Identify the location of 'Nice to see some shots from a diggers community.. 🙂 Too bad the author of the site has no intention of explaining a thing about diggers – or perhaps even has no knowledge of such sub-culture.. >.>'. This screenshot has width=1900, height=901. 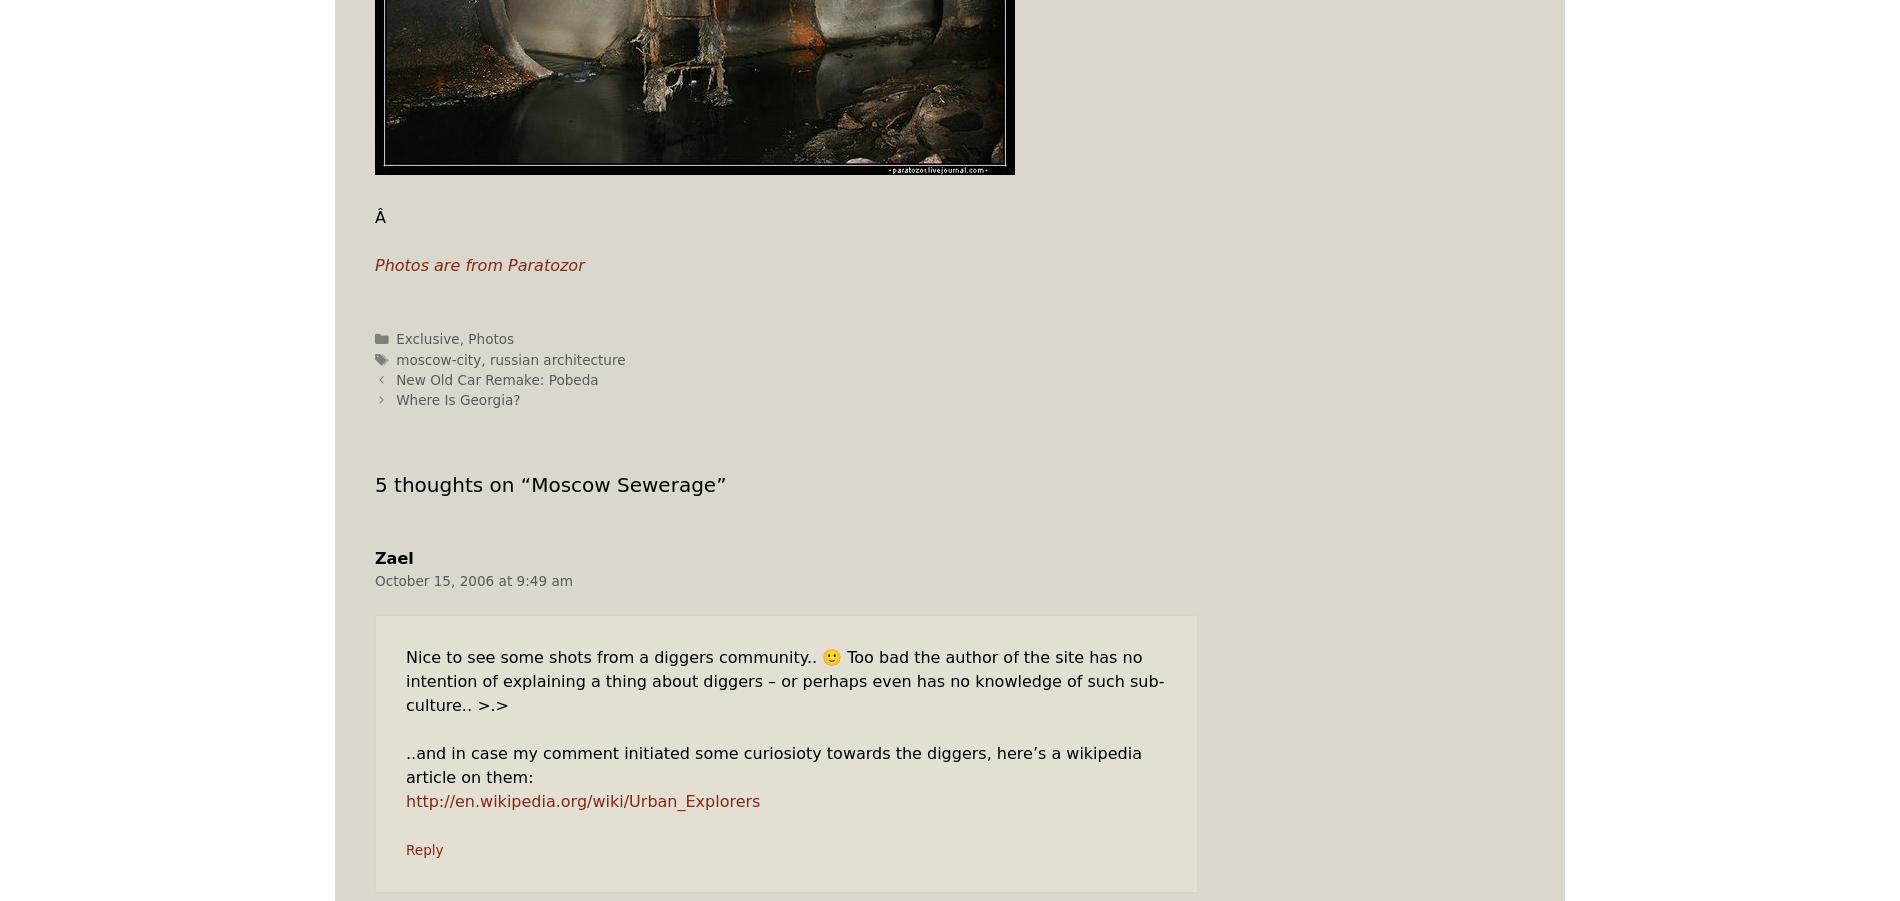
(784, 681).